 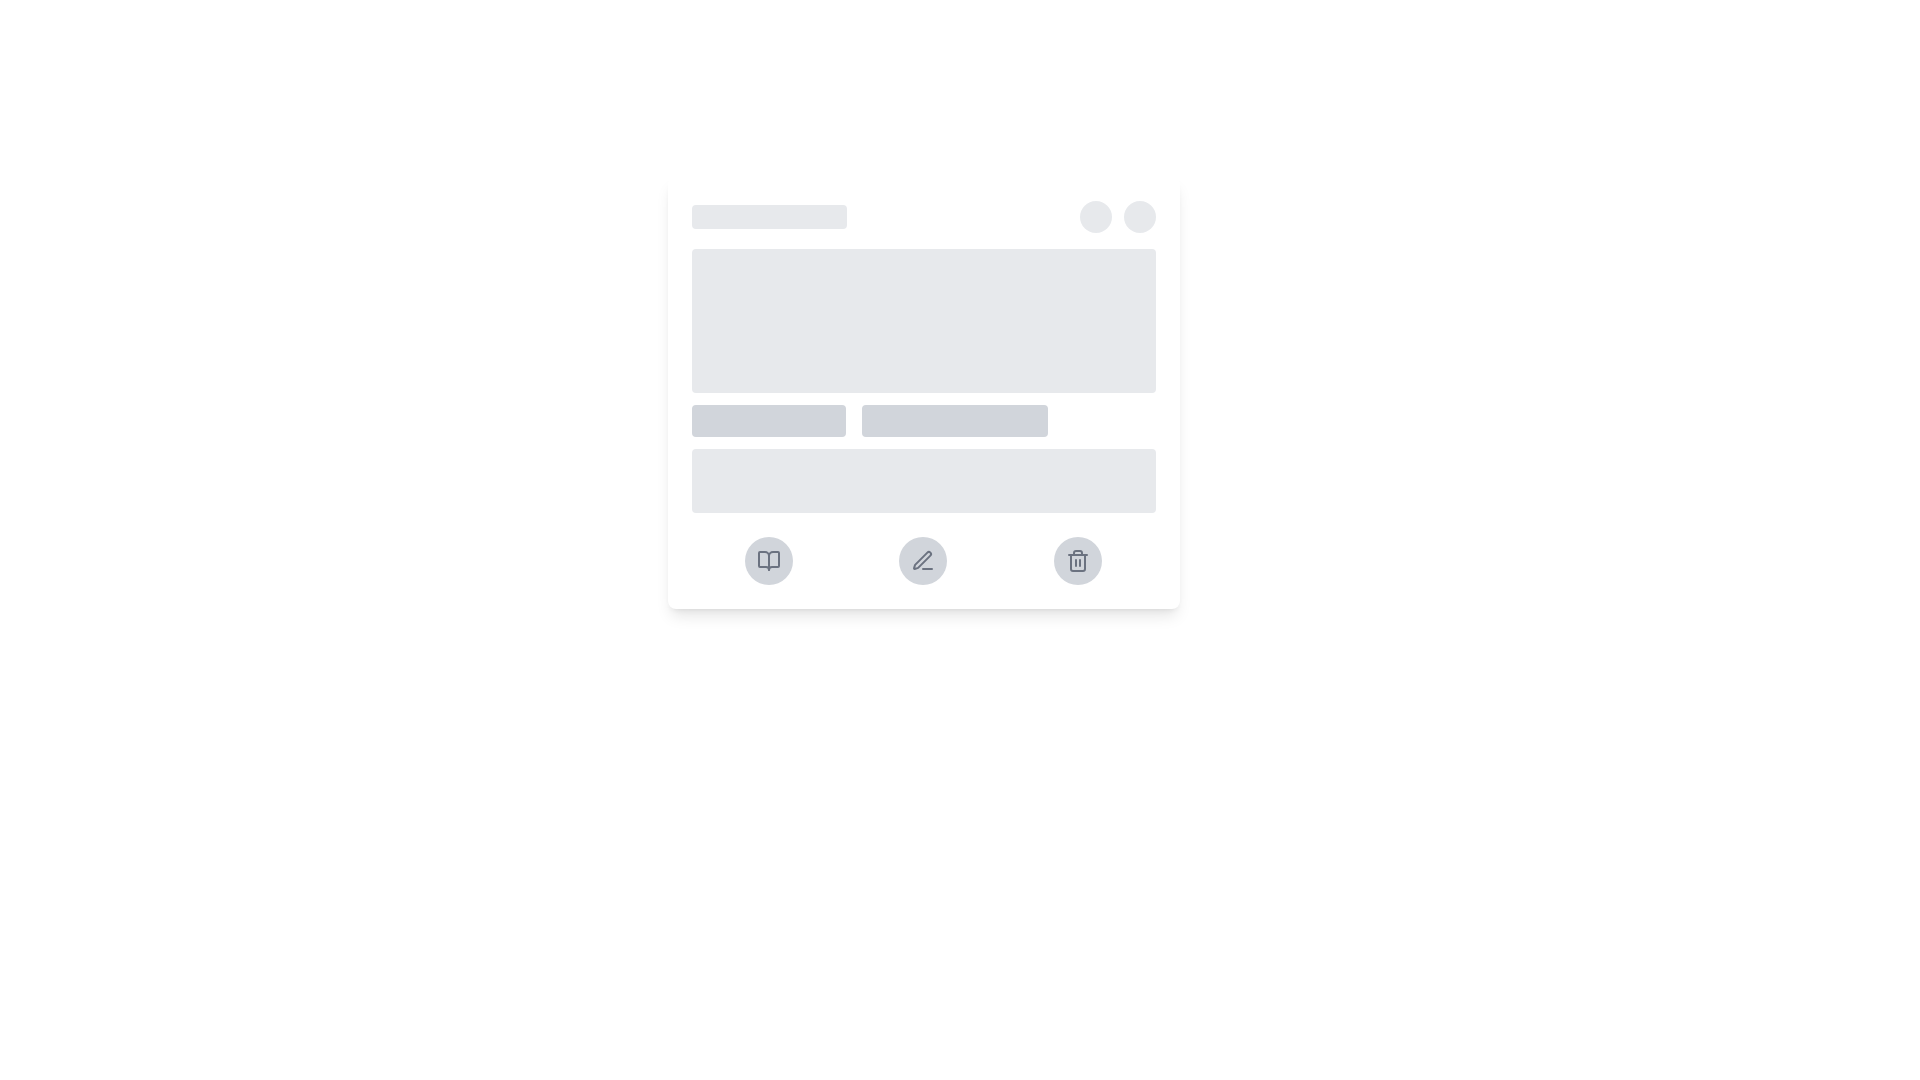 What do you see at coordinates (922, 560) in the screenshot?
I see `the middle circular button at the bottom section of the interface` at bounding box center [922, 560].